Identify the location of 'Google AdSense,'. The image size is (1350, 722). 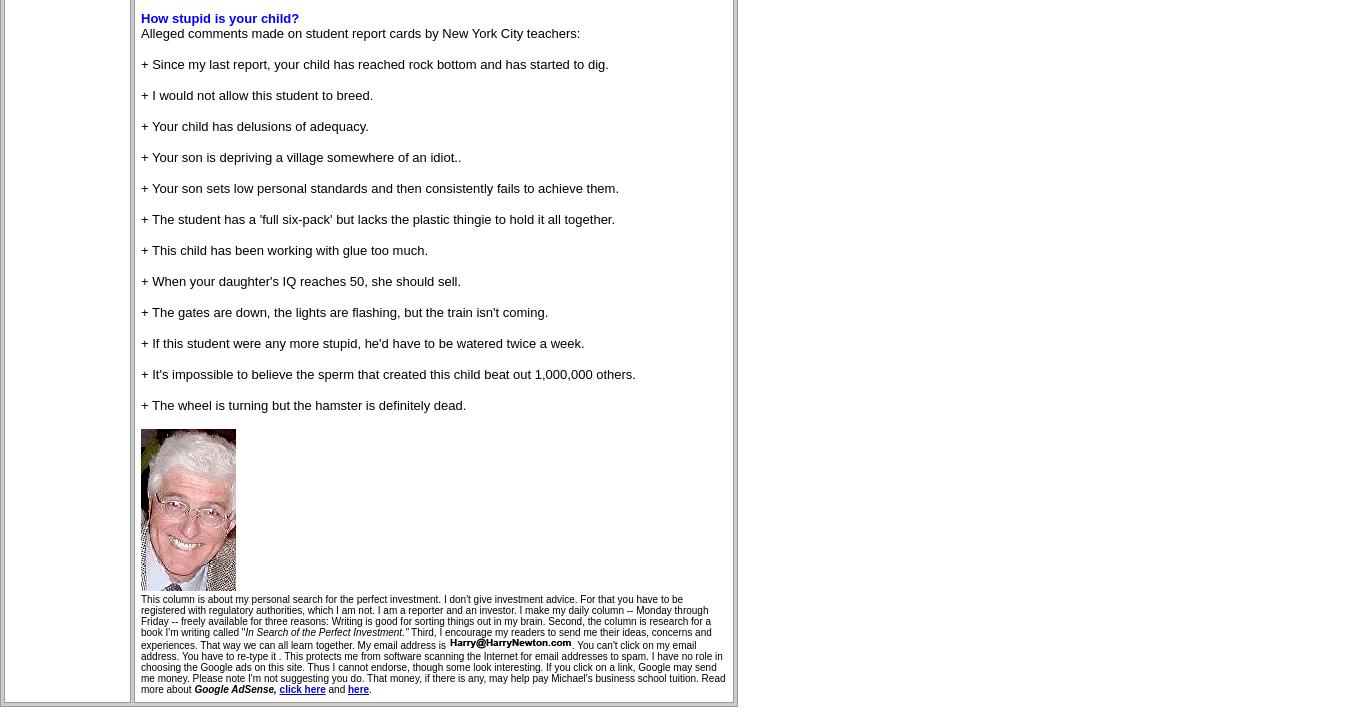
(193, 688).